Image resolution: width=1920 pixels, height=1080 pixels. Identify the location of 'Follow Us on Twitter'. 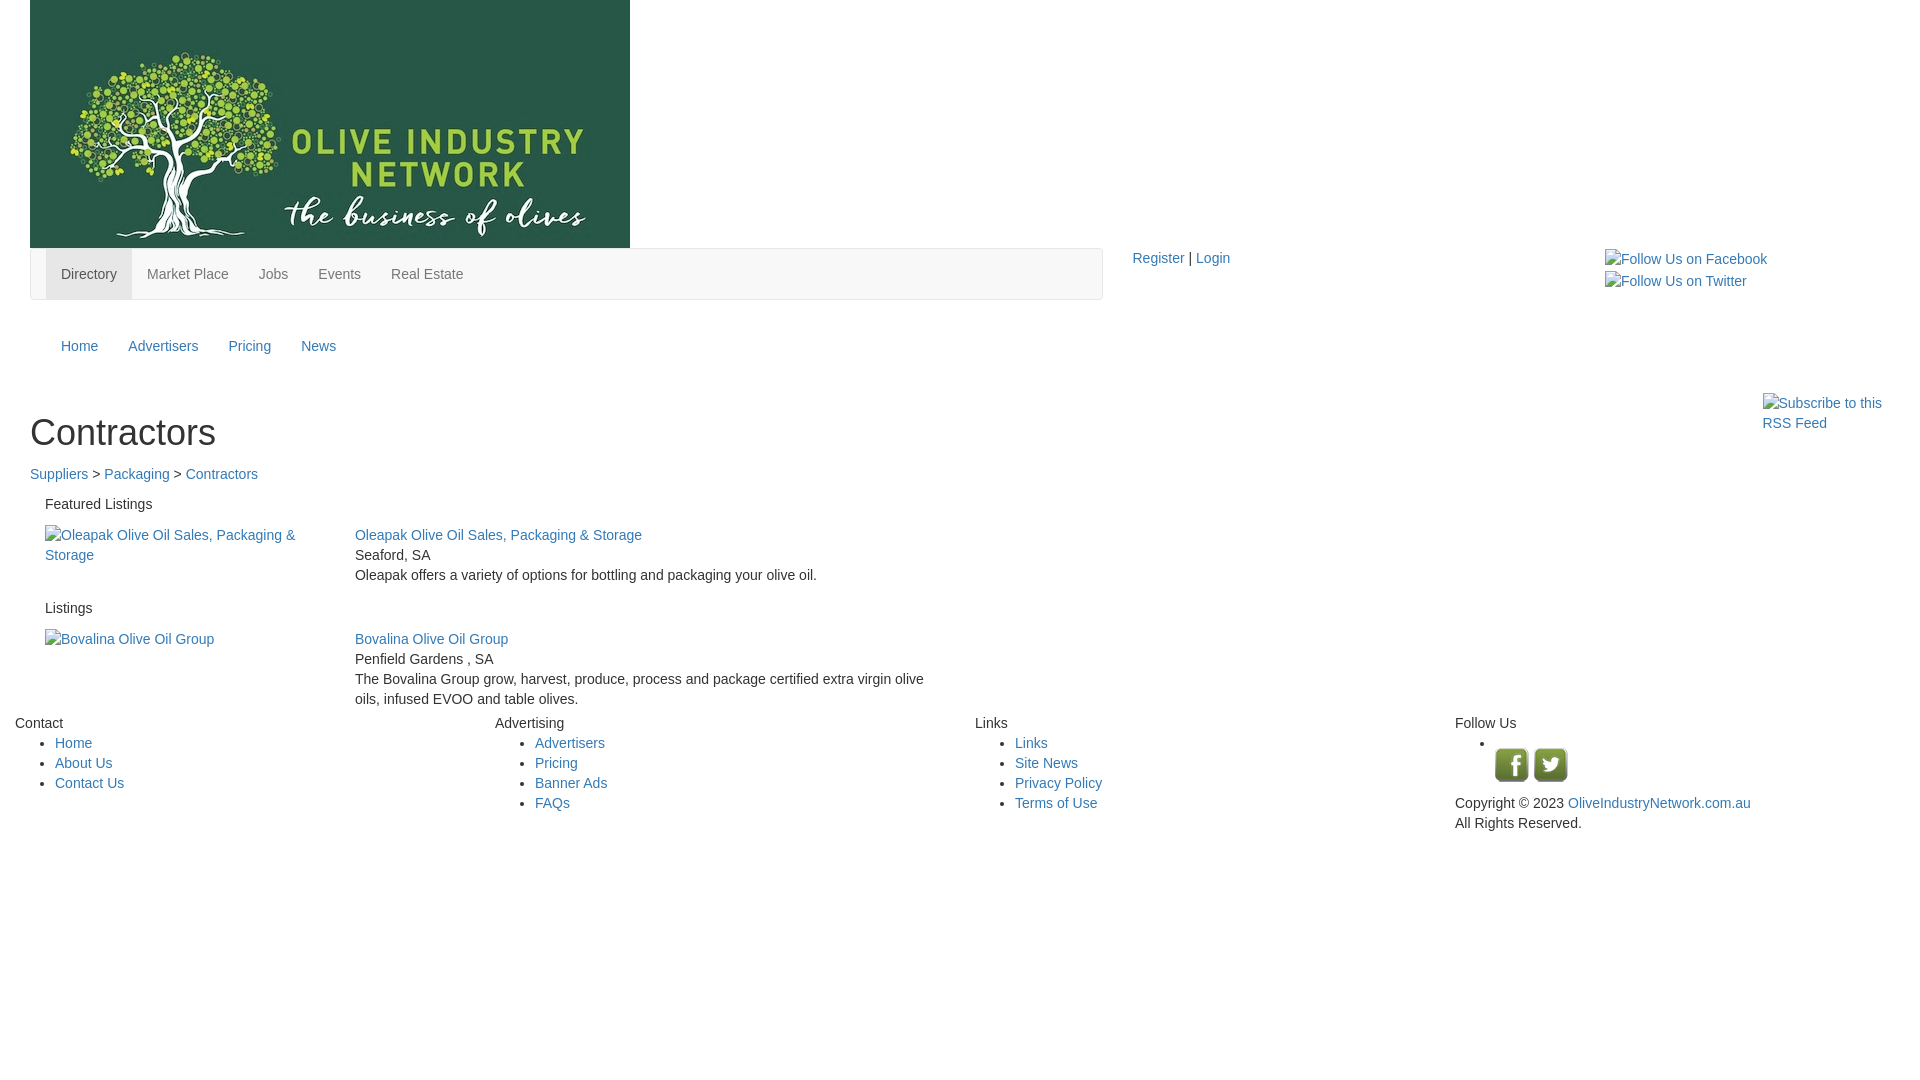
(1675, 281).